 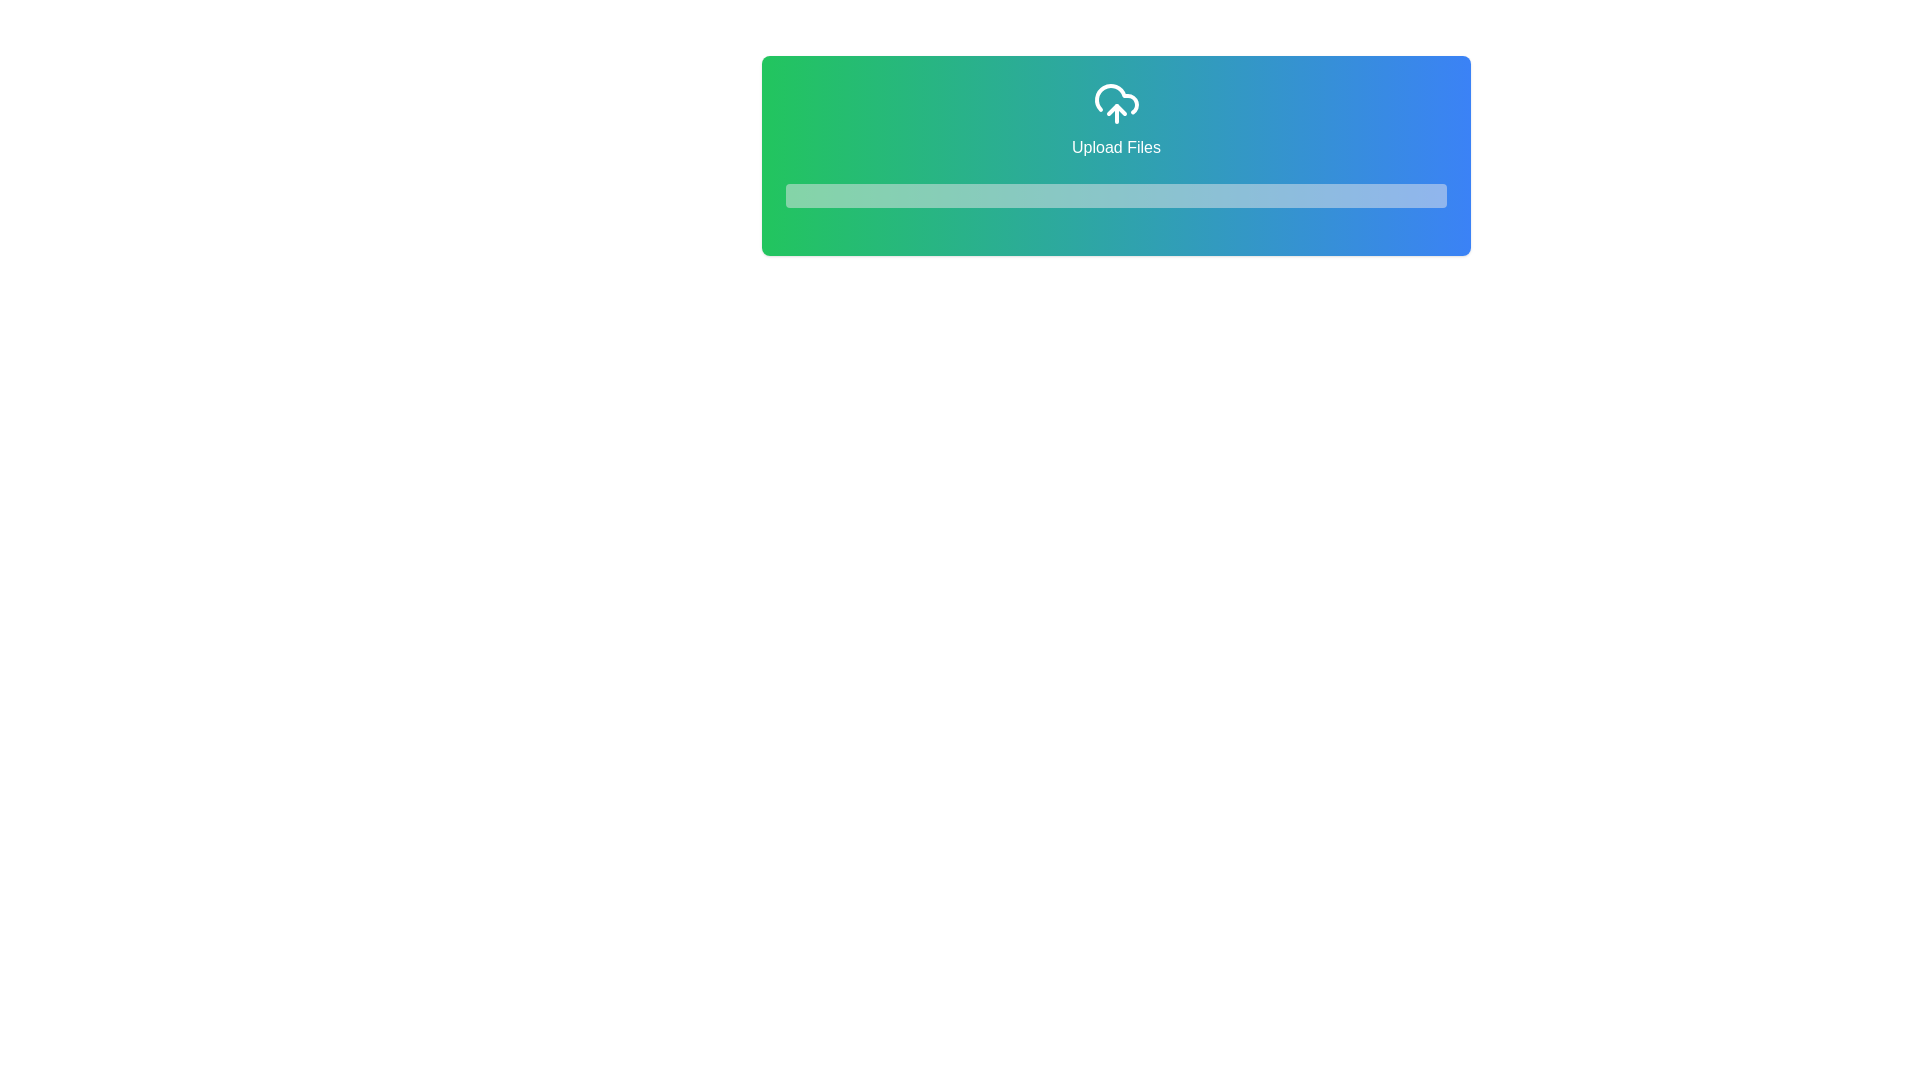 What do you see at coordinates (1115, 110) in the screenshot?
I see `the upward-pointing arrow icon located within the cloud-shaped icon, positioned directly below the central vertical line and above the 'Upload Files' text` at bounding box center [1115, 110].